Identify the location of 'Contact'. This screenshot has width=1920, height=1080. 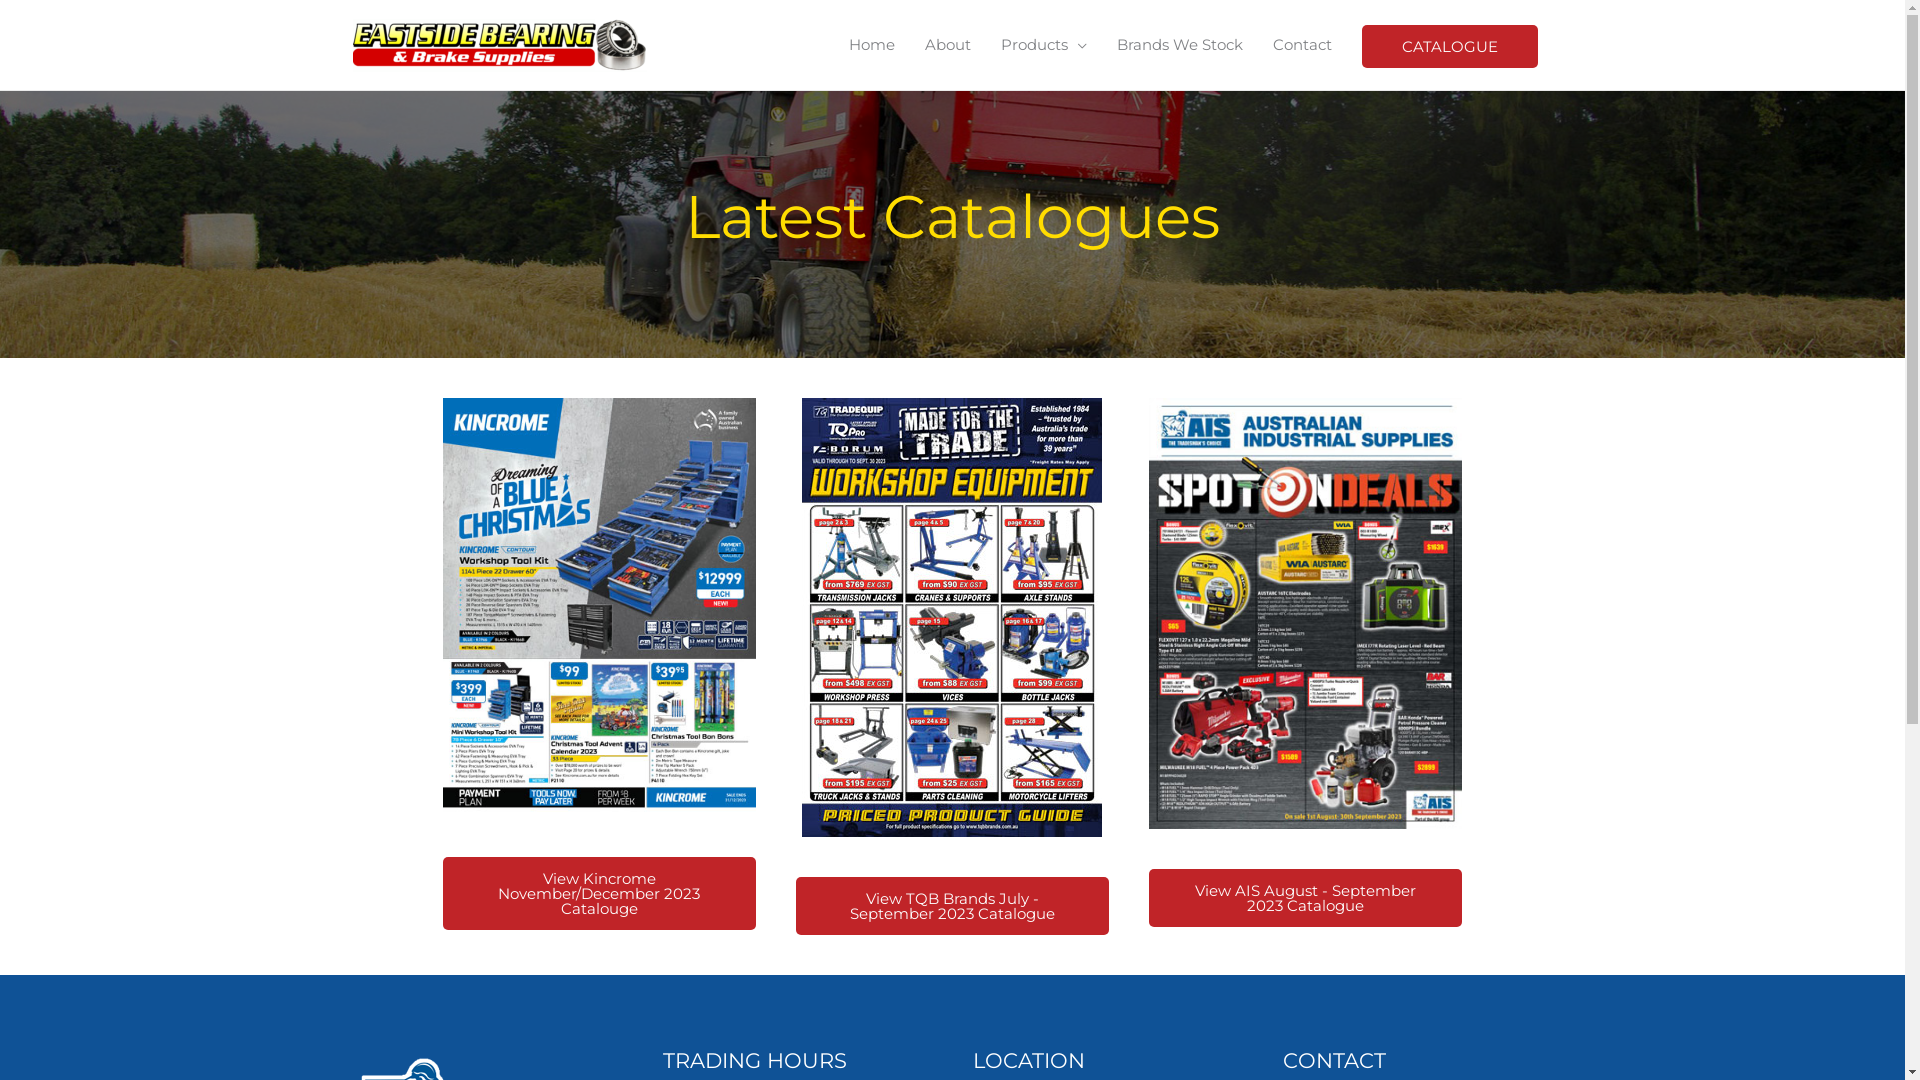
(1302, 45).